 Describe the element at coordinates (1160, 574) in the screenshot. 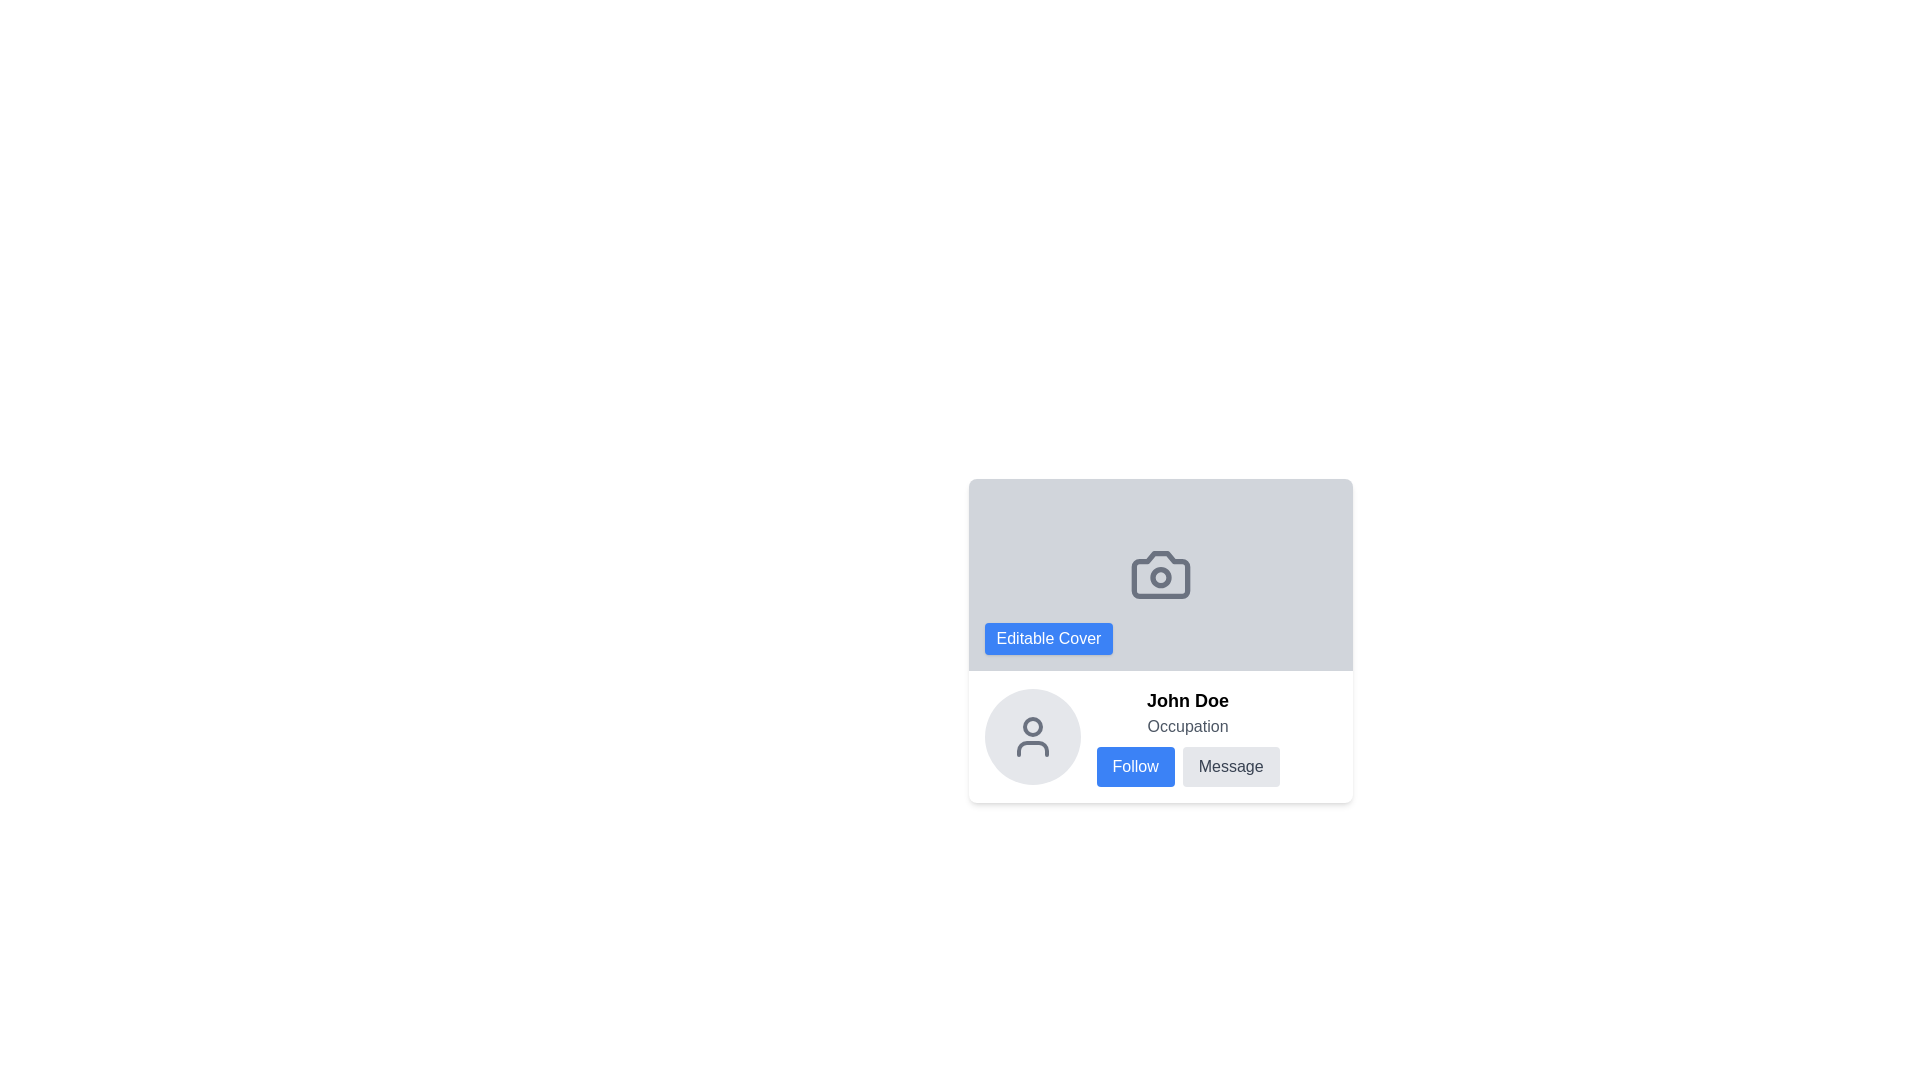

I see `the cover image icon located at the center of the gray block on the card structure` at that location.